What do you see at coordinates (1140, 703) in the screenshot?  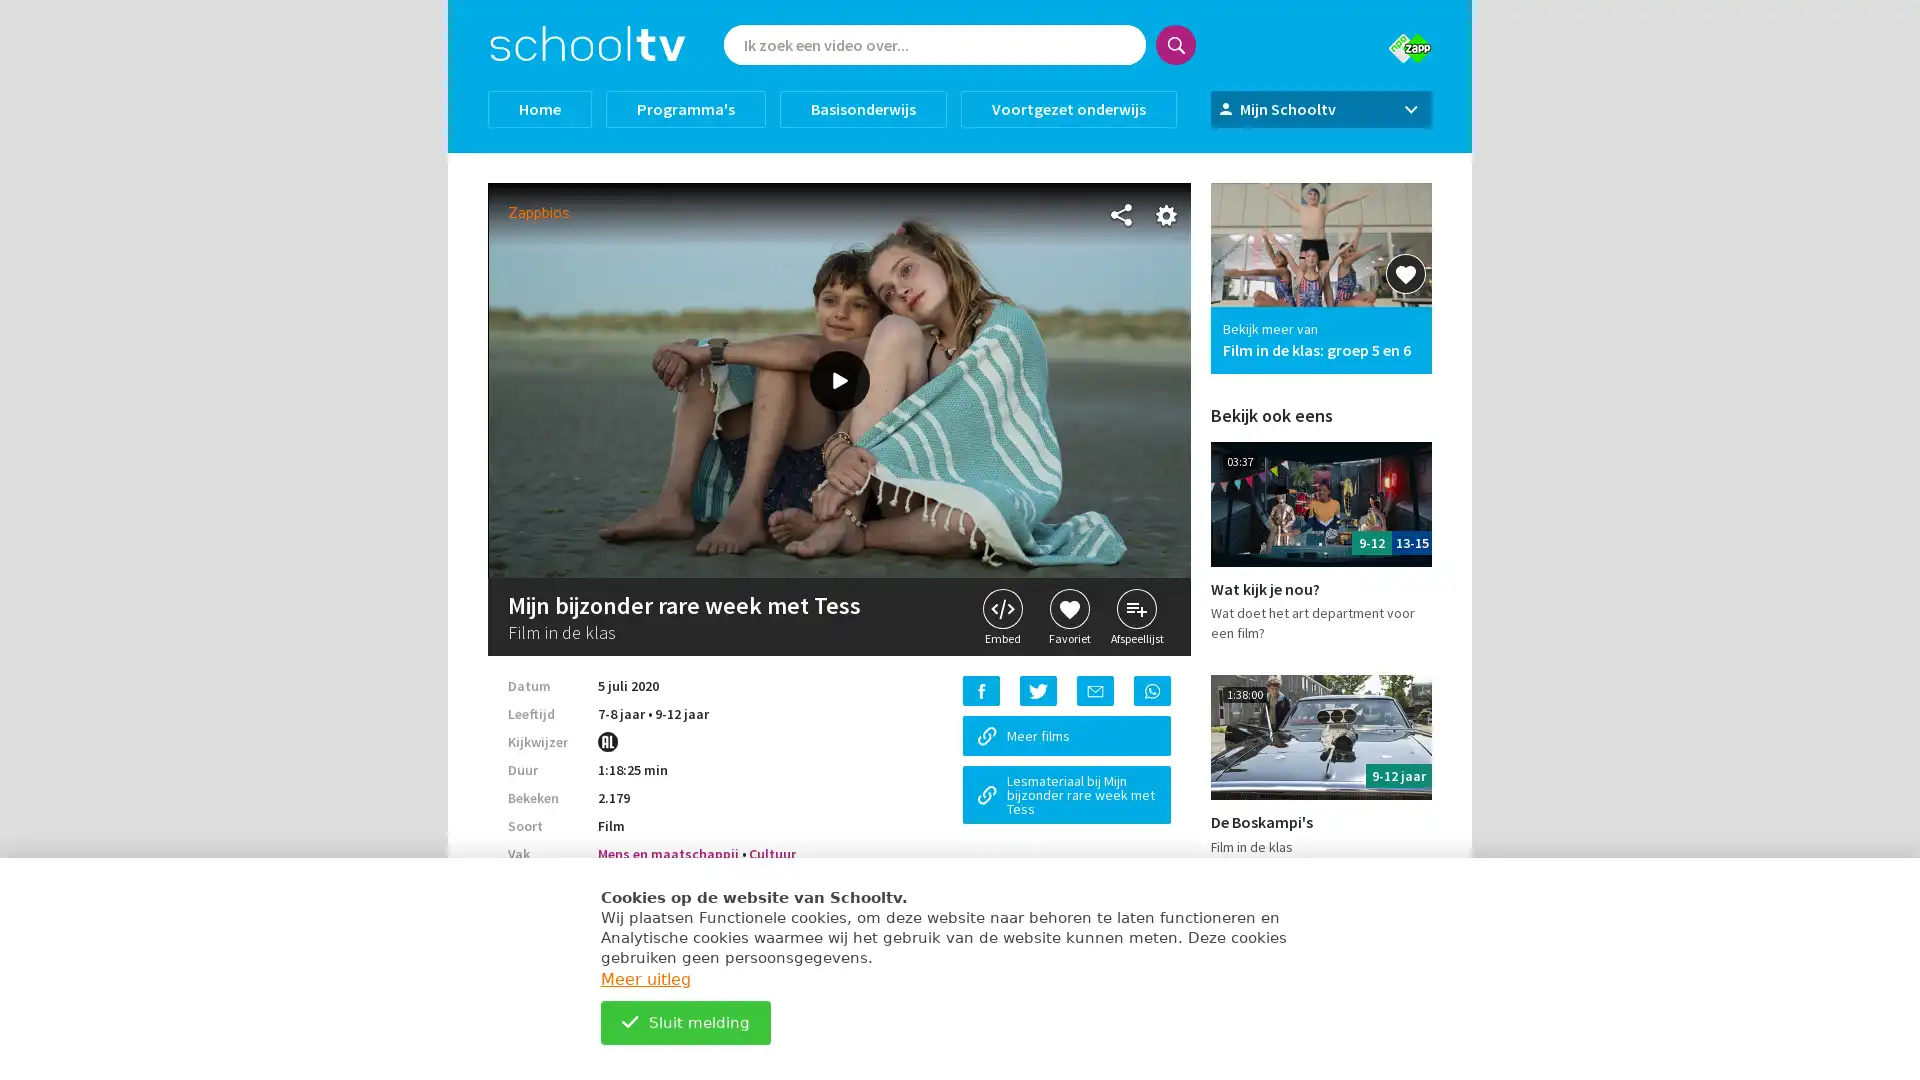 I see `Herinner mij later` at bounding box center [1140, 703].